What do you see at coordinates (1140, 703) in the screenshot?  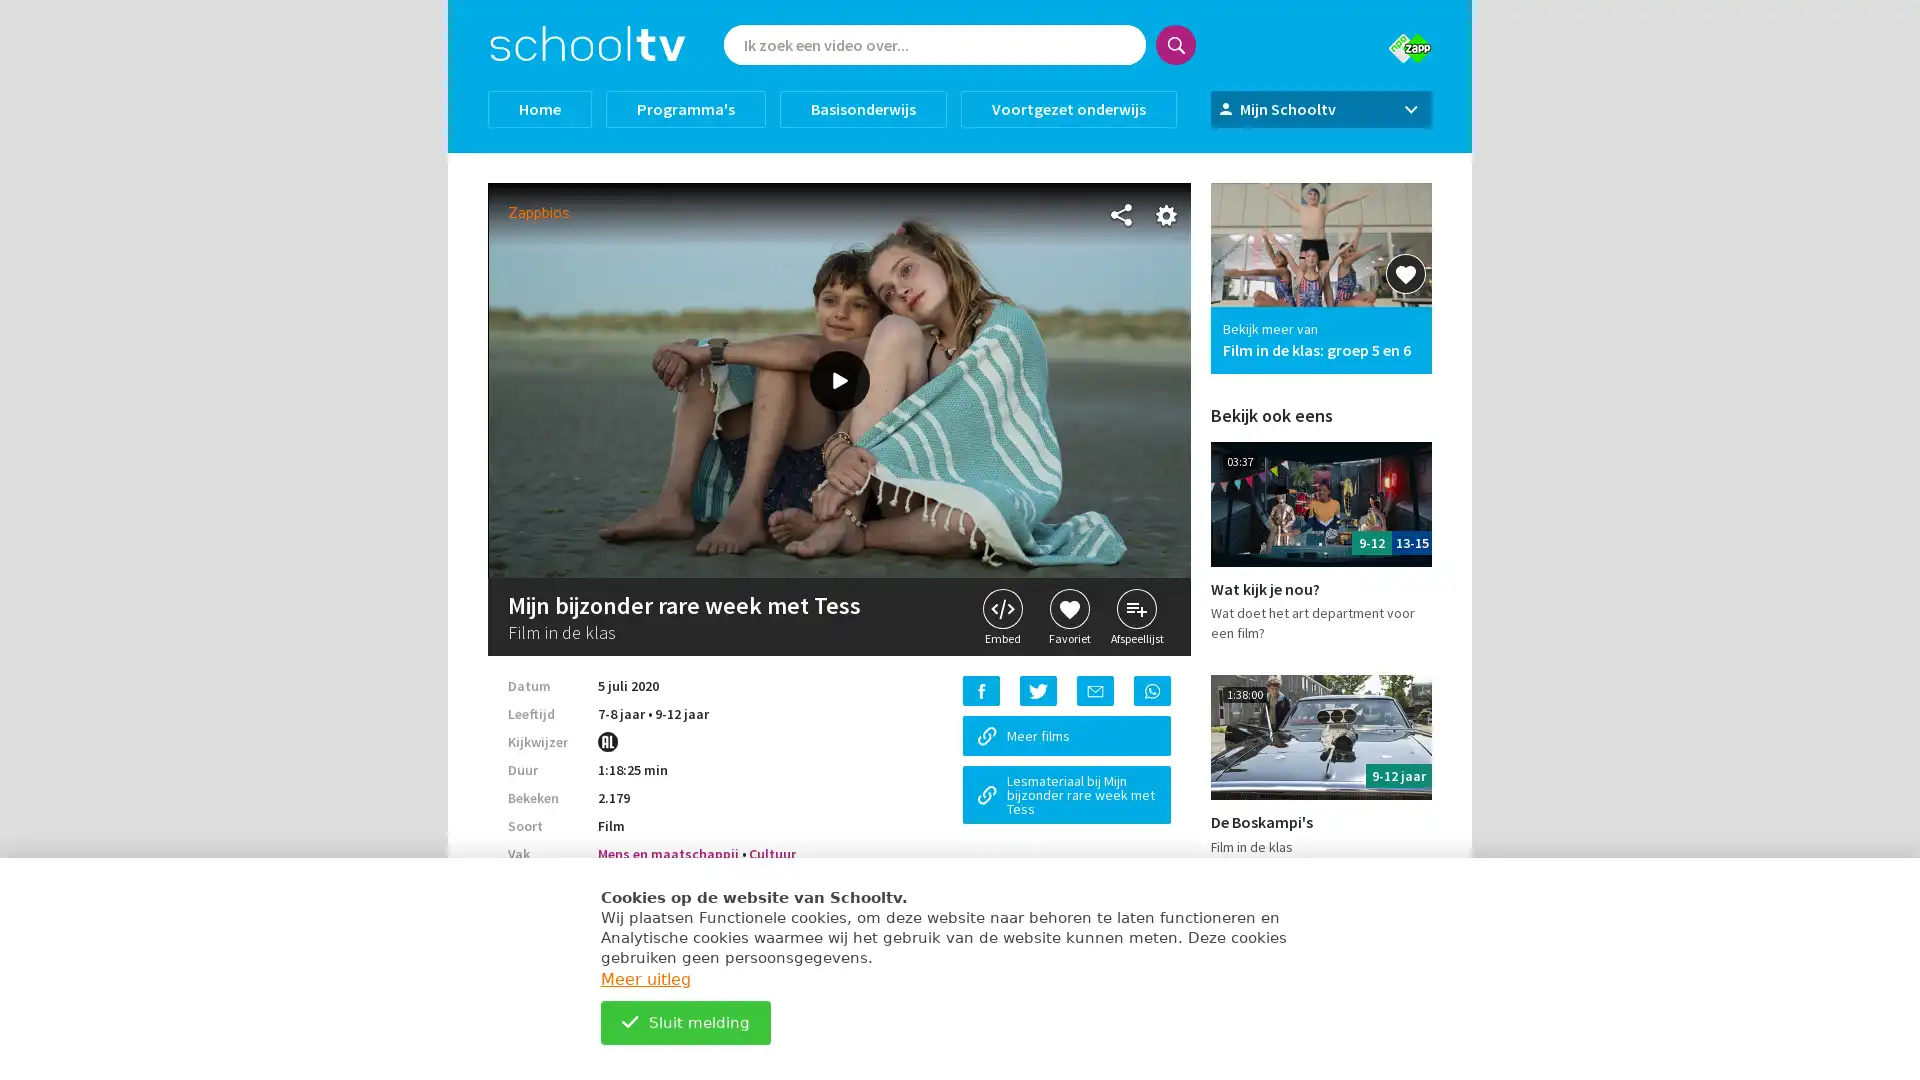 I see `Herinner mij later` at bounding box center [1140, 703].